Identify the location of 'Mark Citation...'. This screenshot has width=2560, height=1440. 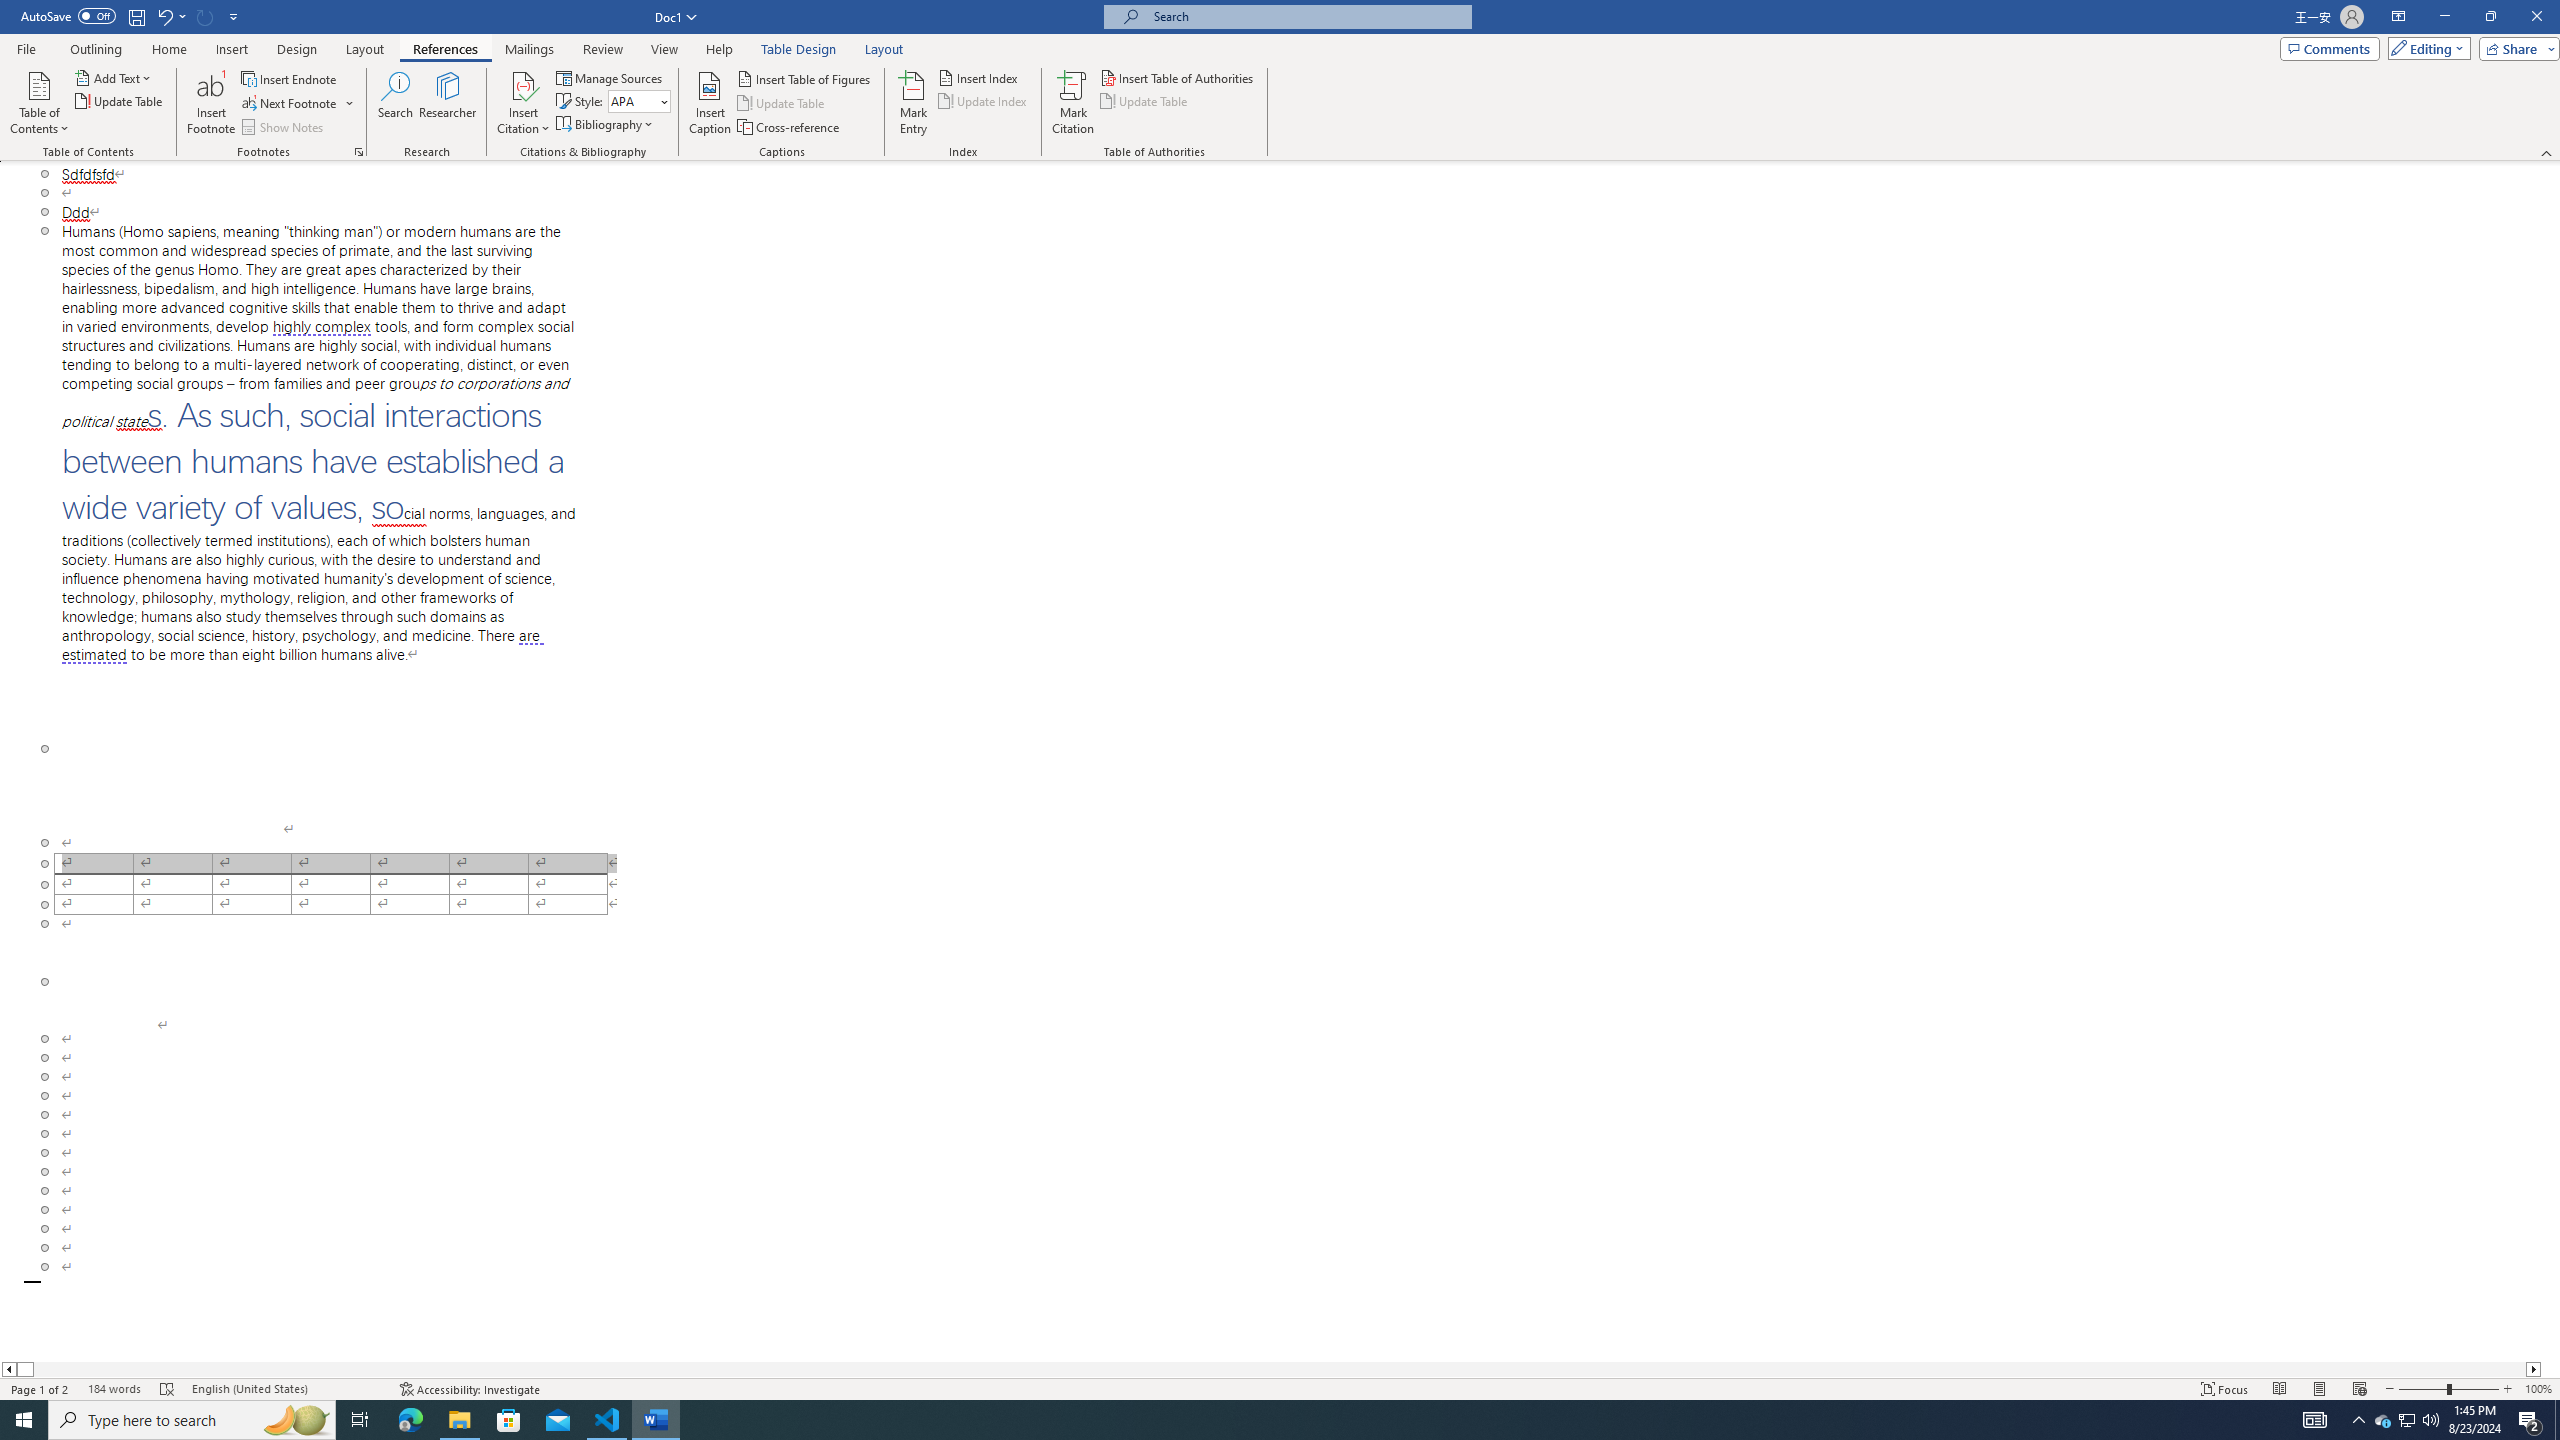
(1072, 103).